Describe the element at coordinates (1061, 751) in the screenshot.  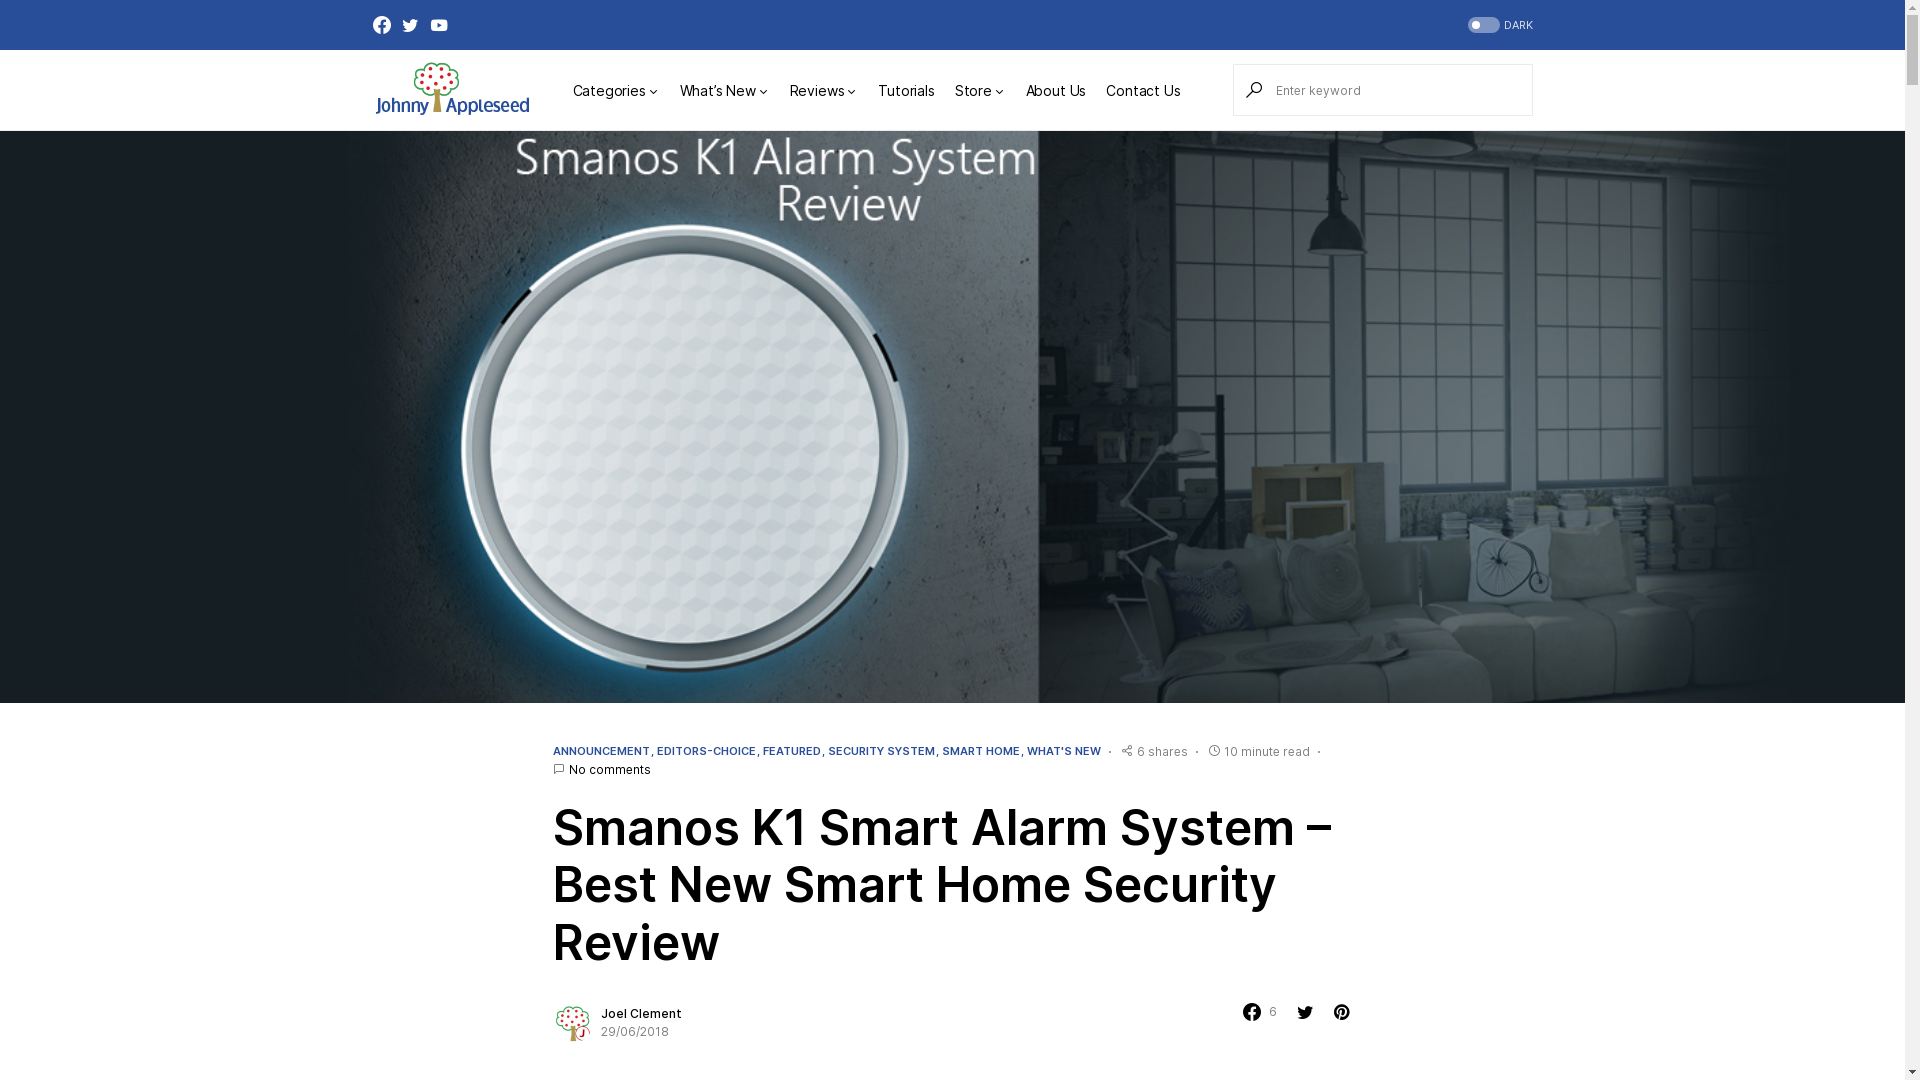
I see `'WHAT'S NEW'` at that location.